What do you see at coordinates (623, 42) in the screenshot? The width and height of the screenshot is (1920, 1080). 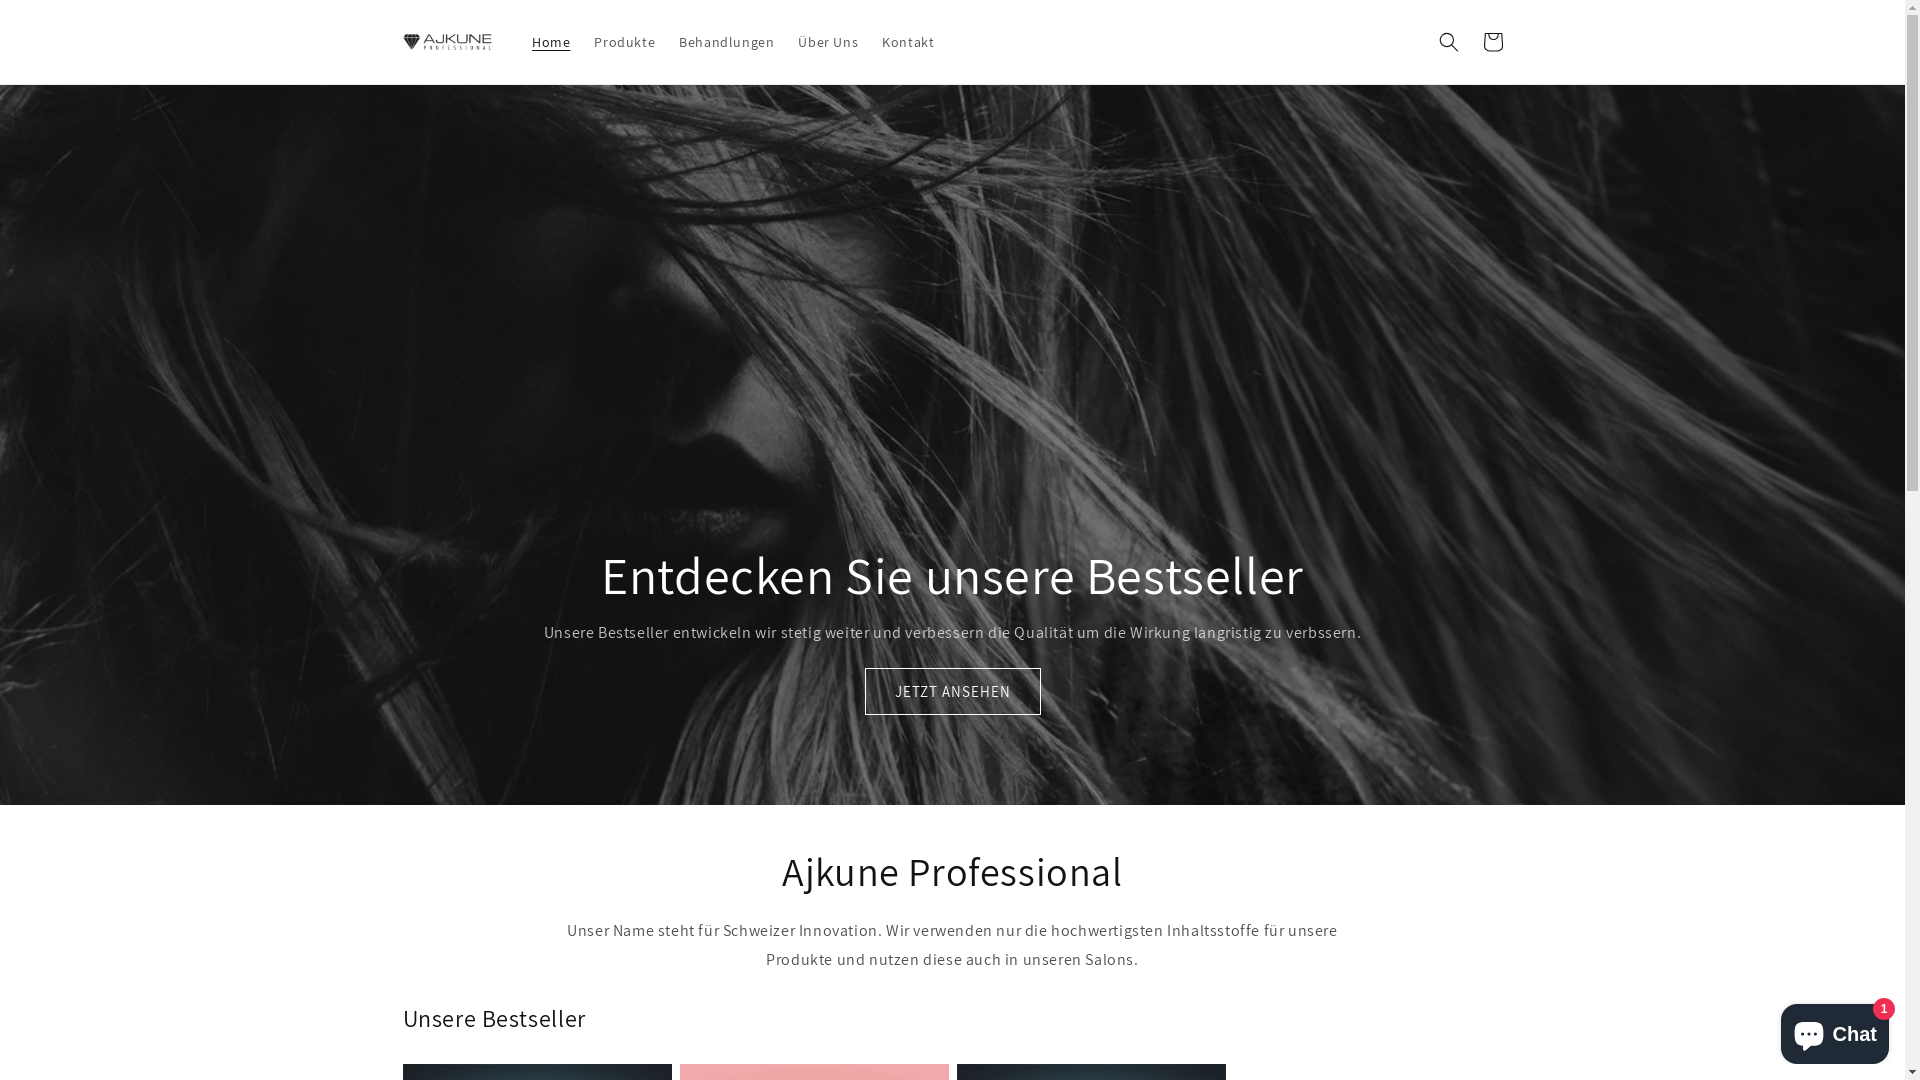 I see `'Produkte'` at bounding box center [623, 42].